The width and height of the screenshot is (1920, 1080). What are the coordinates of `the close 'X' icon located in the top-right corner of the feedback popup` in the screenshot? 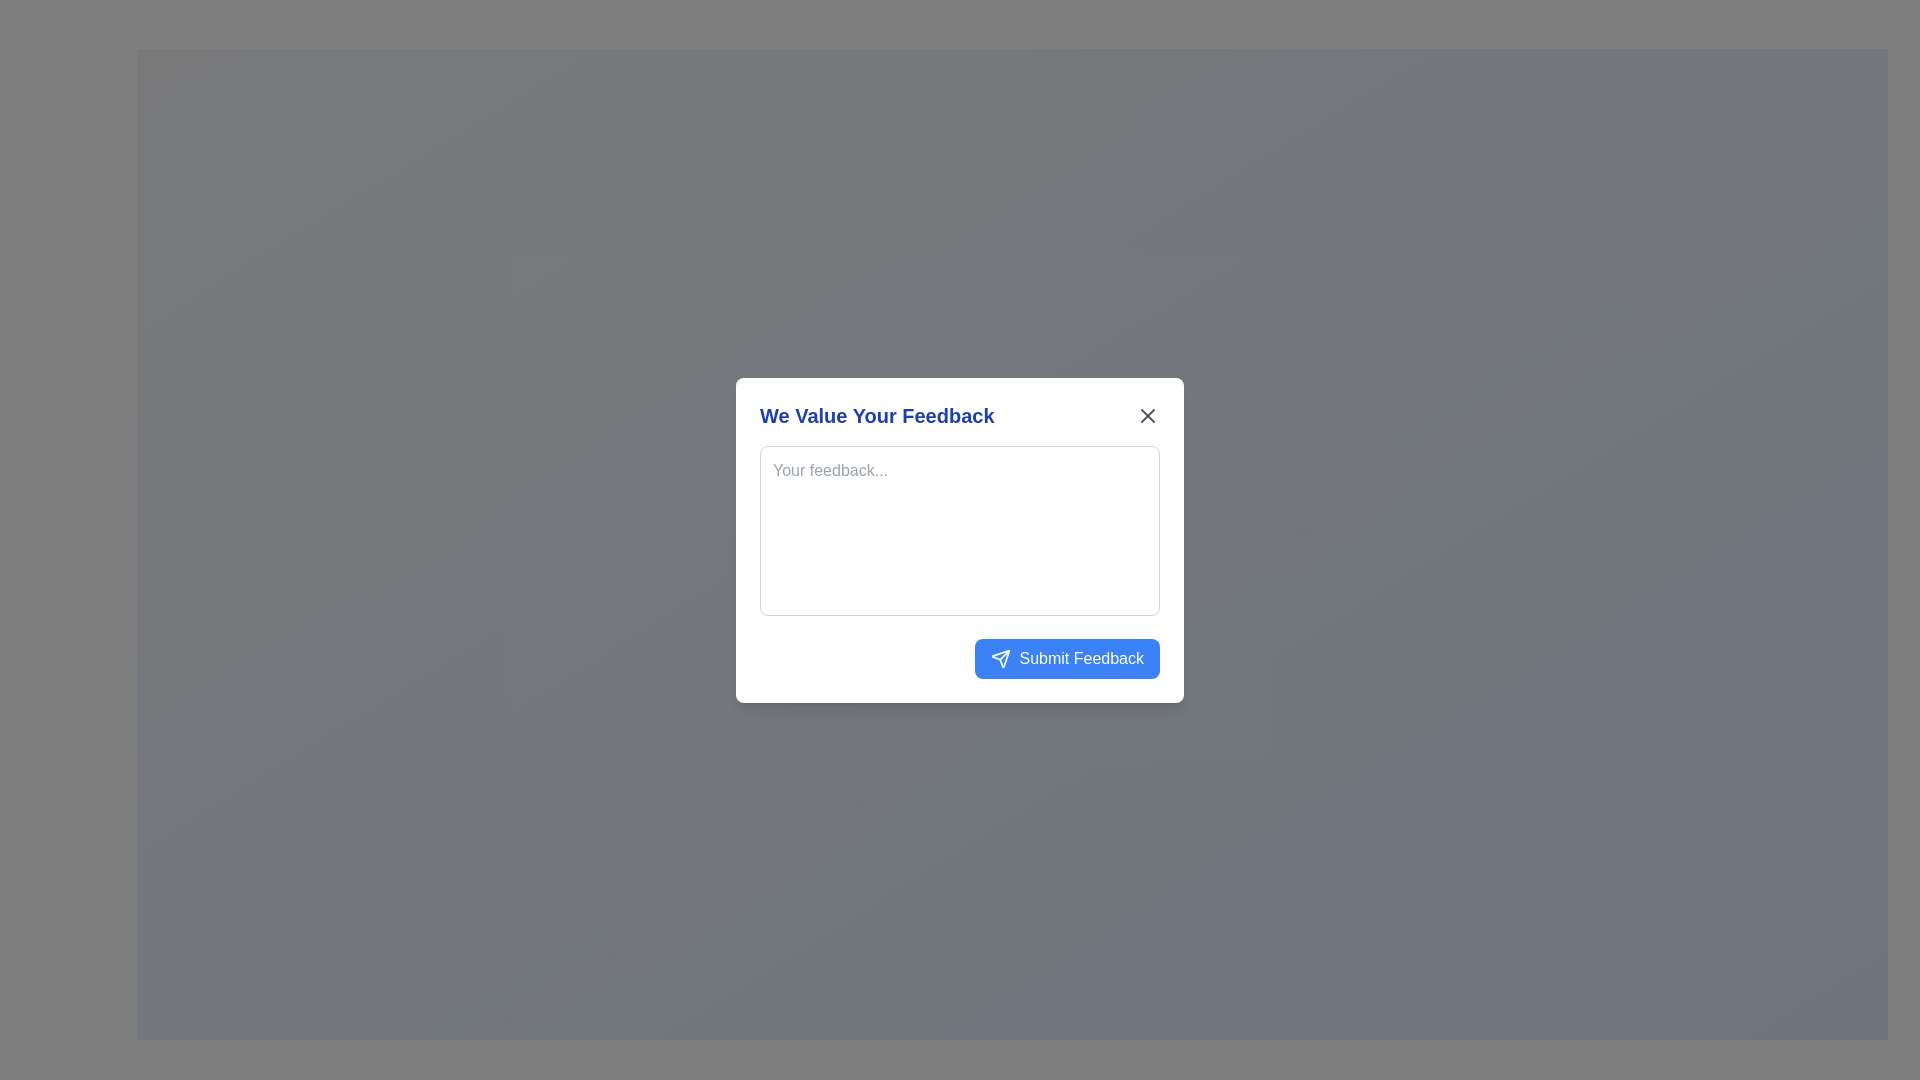 It's located at (1147, 414).